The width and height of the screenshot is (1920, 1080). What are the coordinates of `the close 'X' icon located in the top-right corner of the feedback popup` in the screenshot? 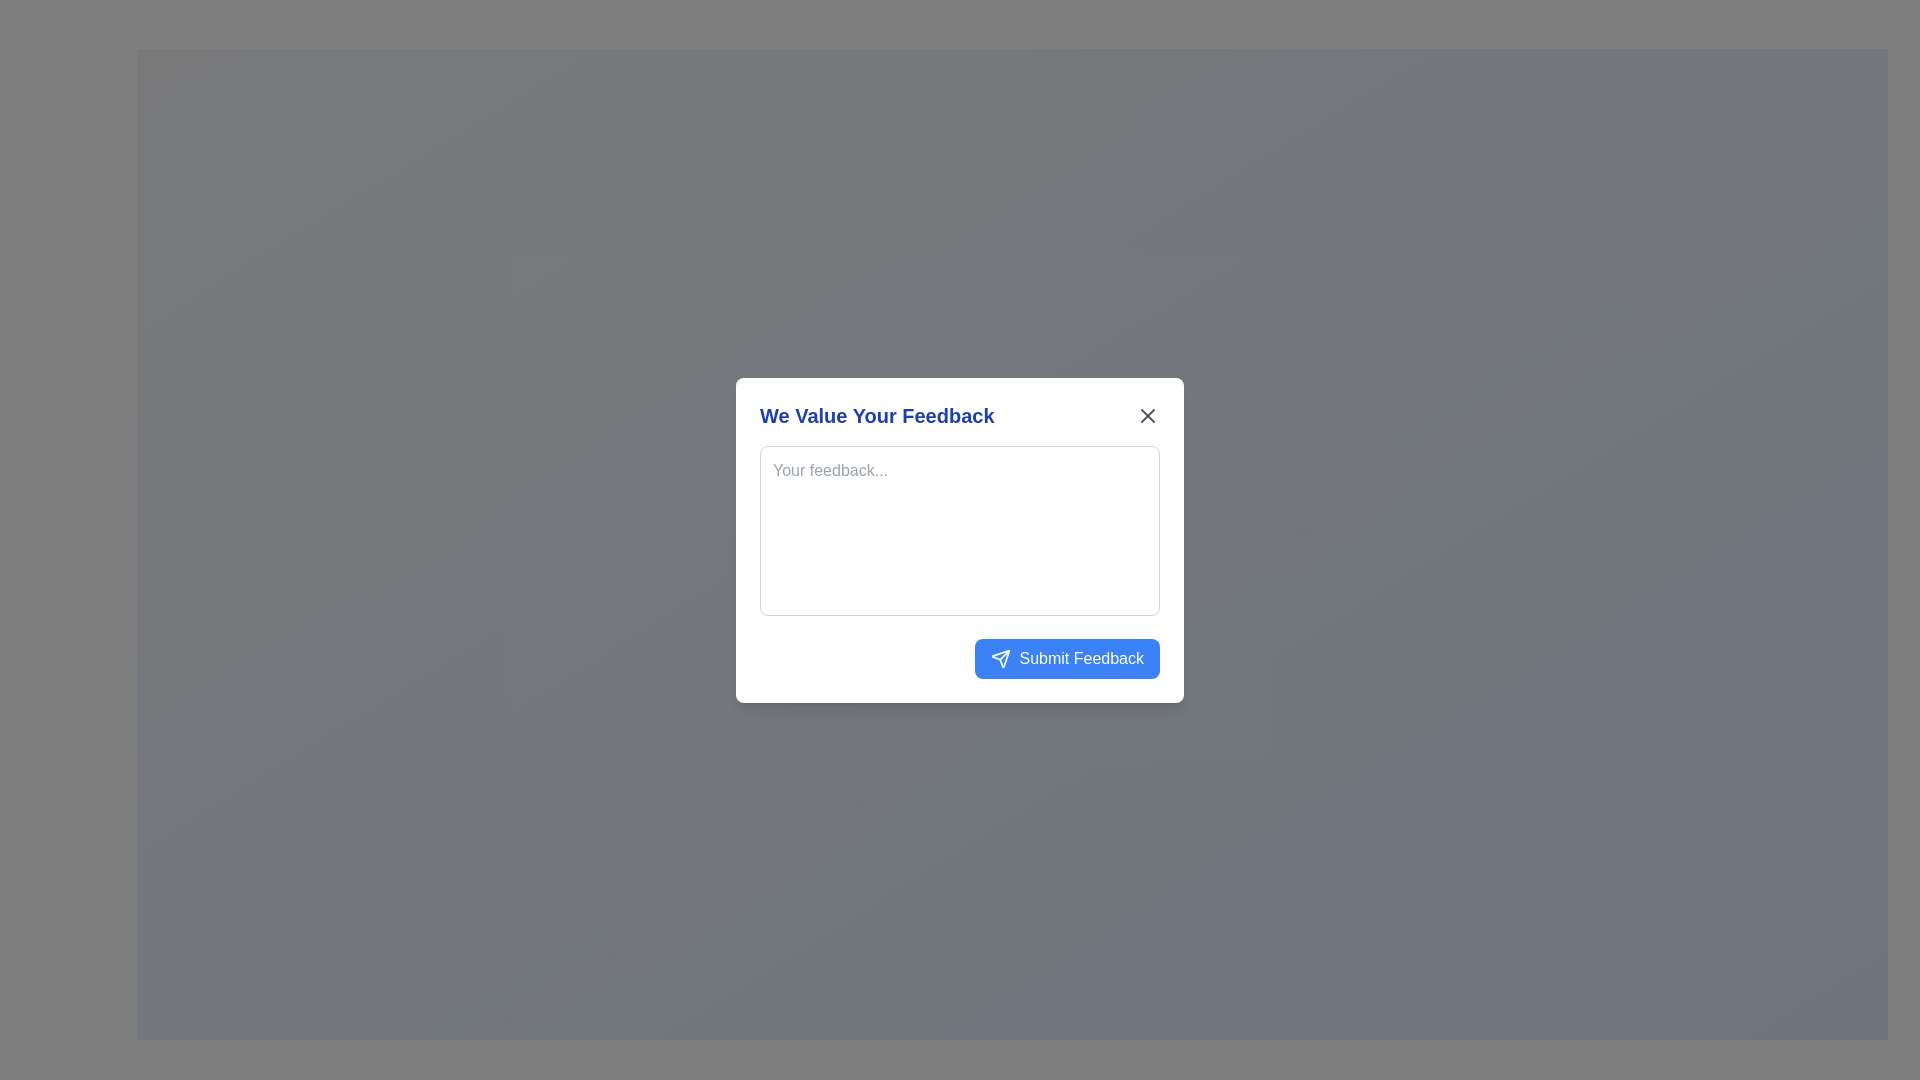 It's located at (1147, 414).